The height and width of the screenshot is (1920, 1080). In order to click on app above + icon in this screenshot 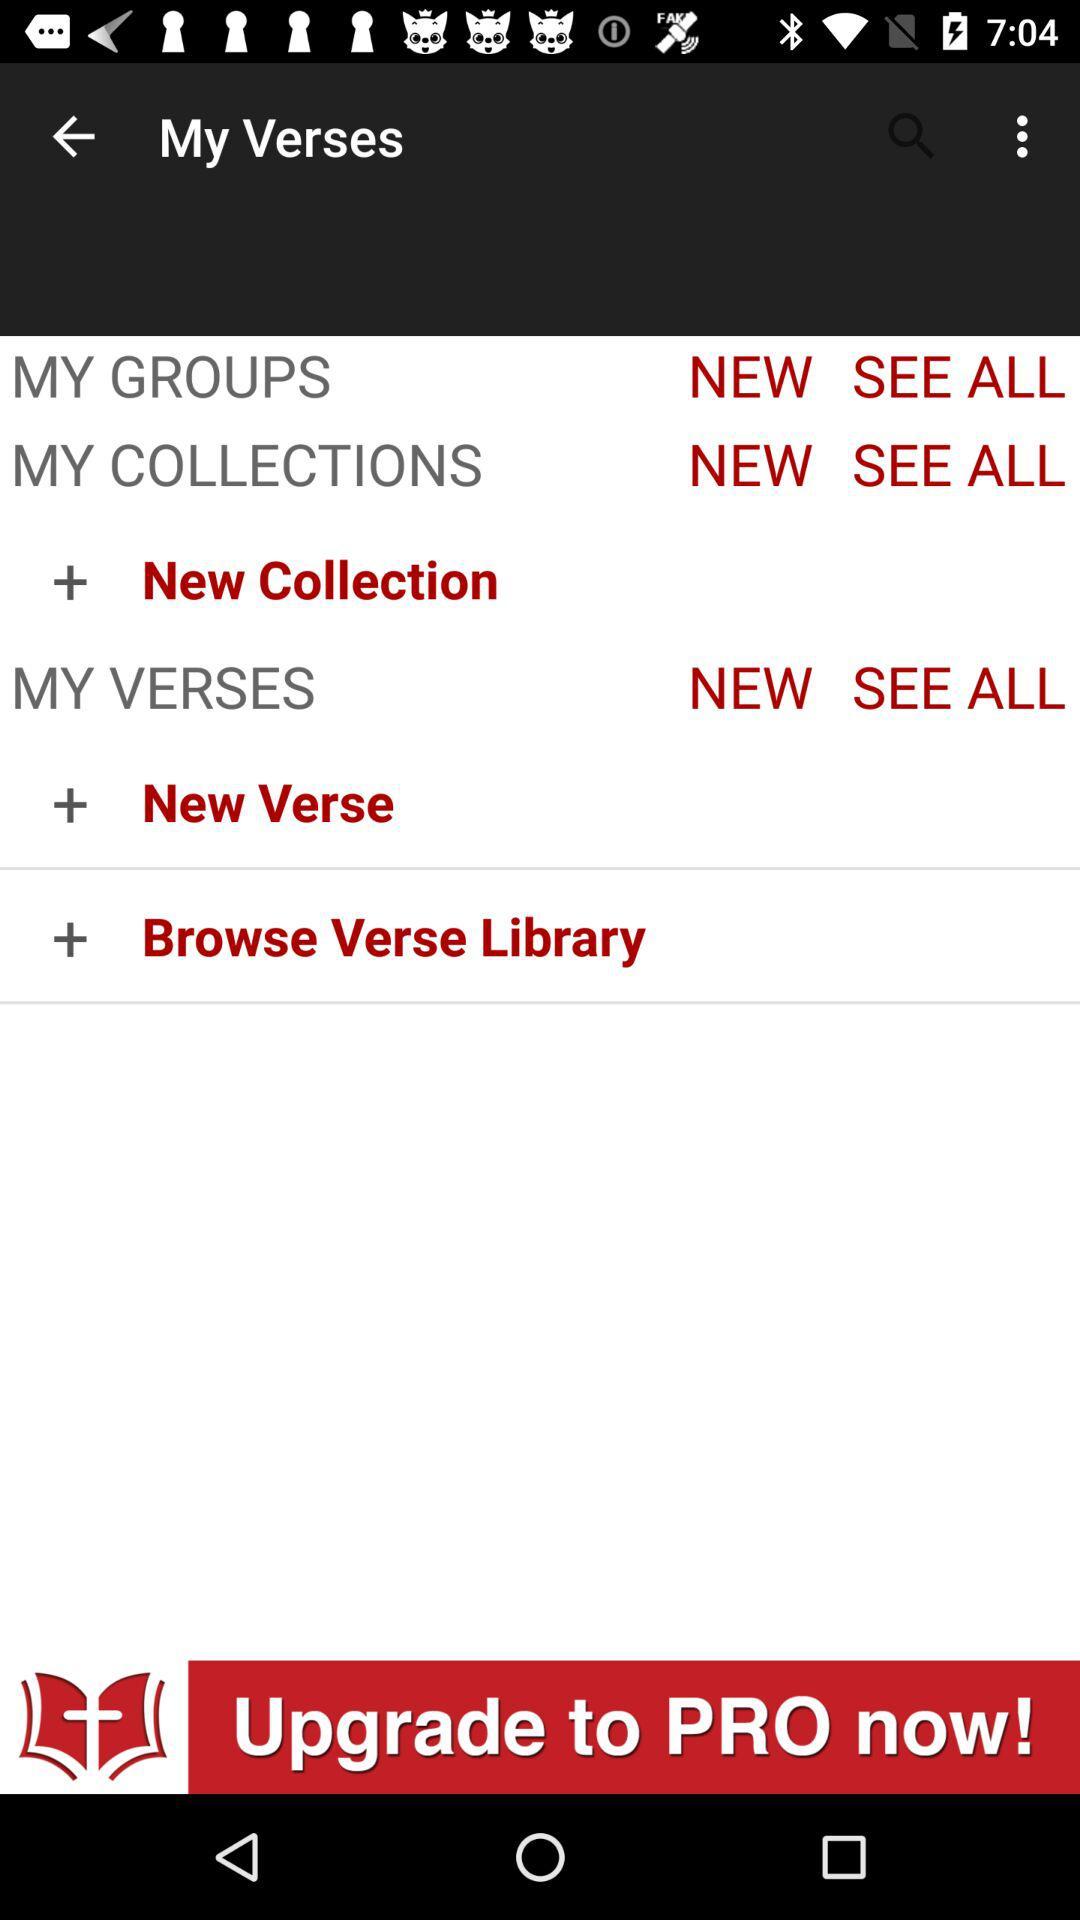, I will do `click(330, 466)`.